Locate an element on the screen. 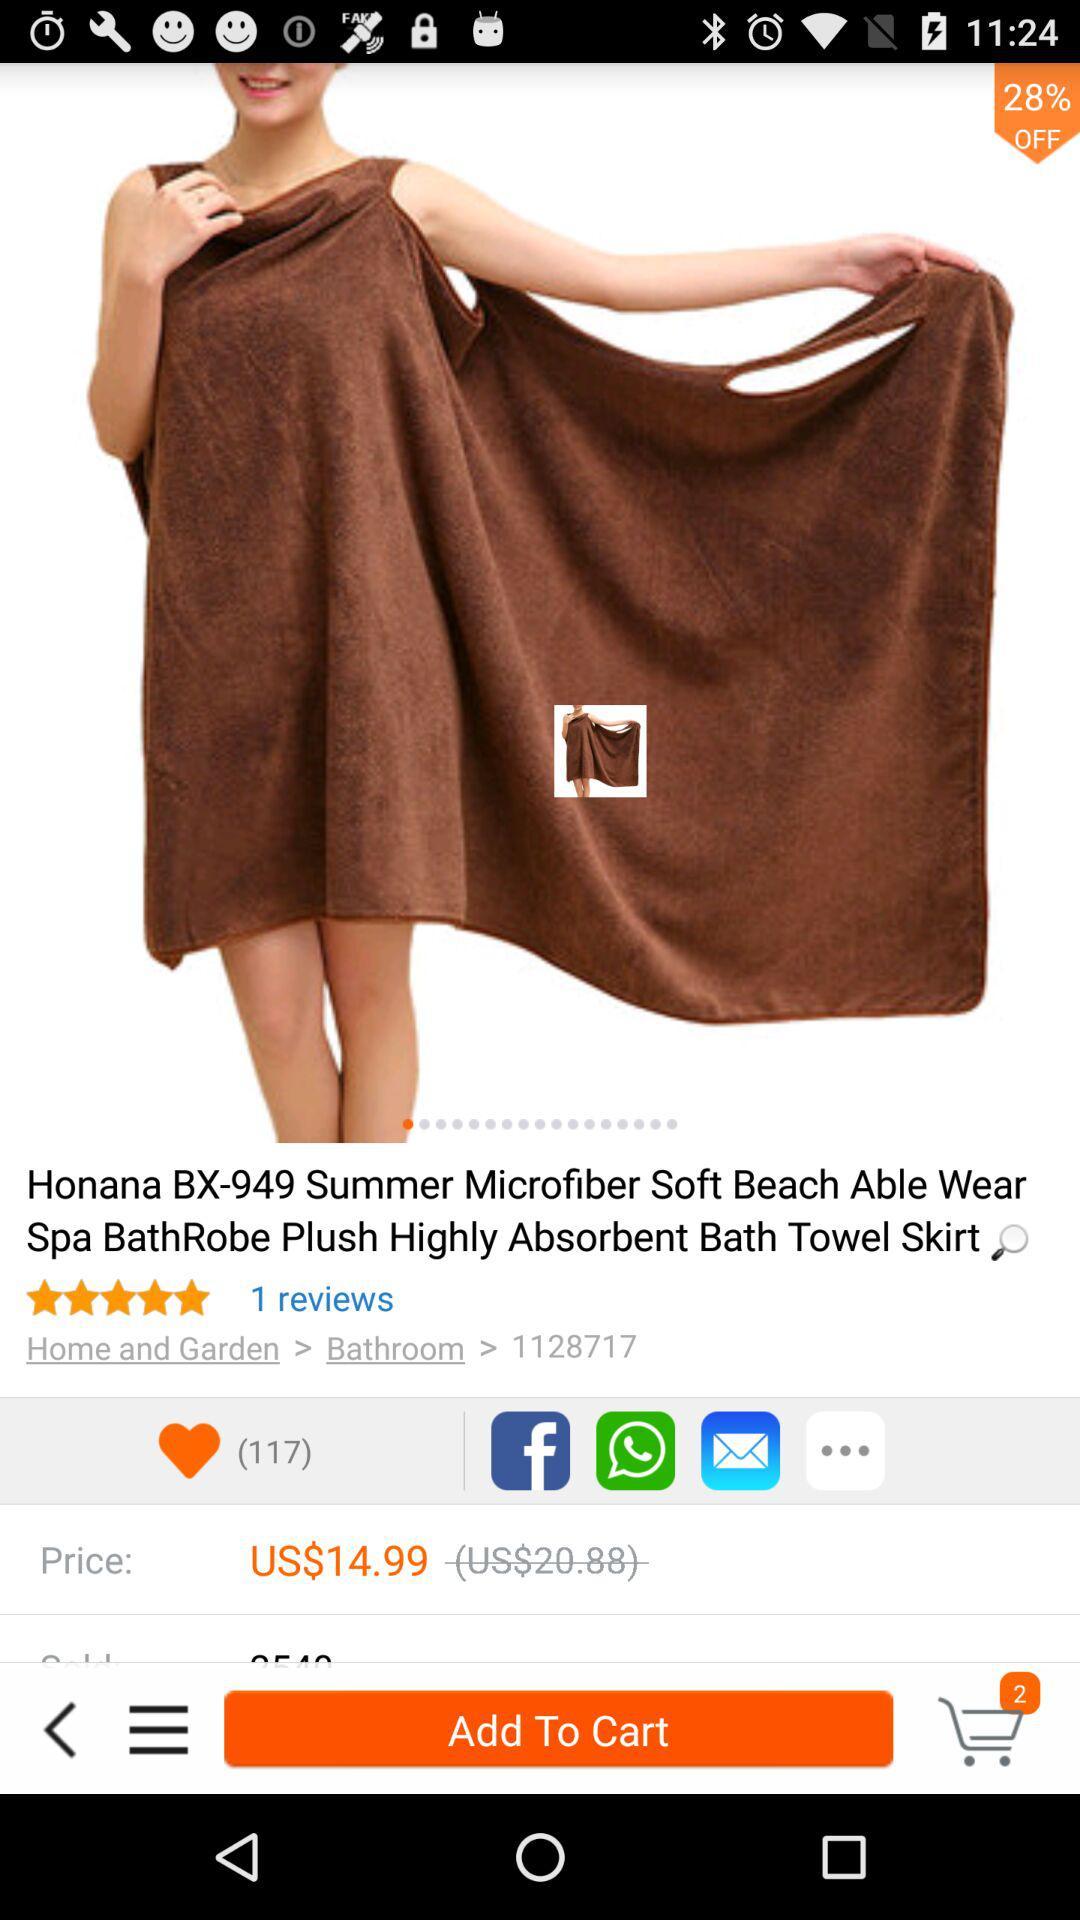 The image size is (1080, 1920). next image is located at coordinates (604, 1124).